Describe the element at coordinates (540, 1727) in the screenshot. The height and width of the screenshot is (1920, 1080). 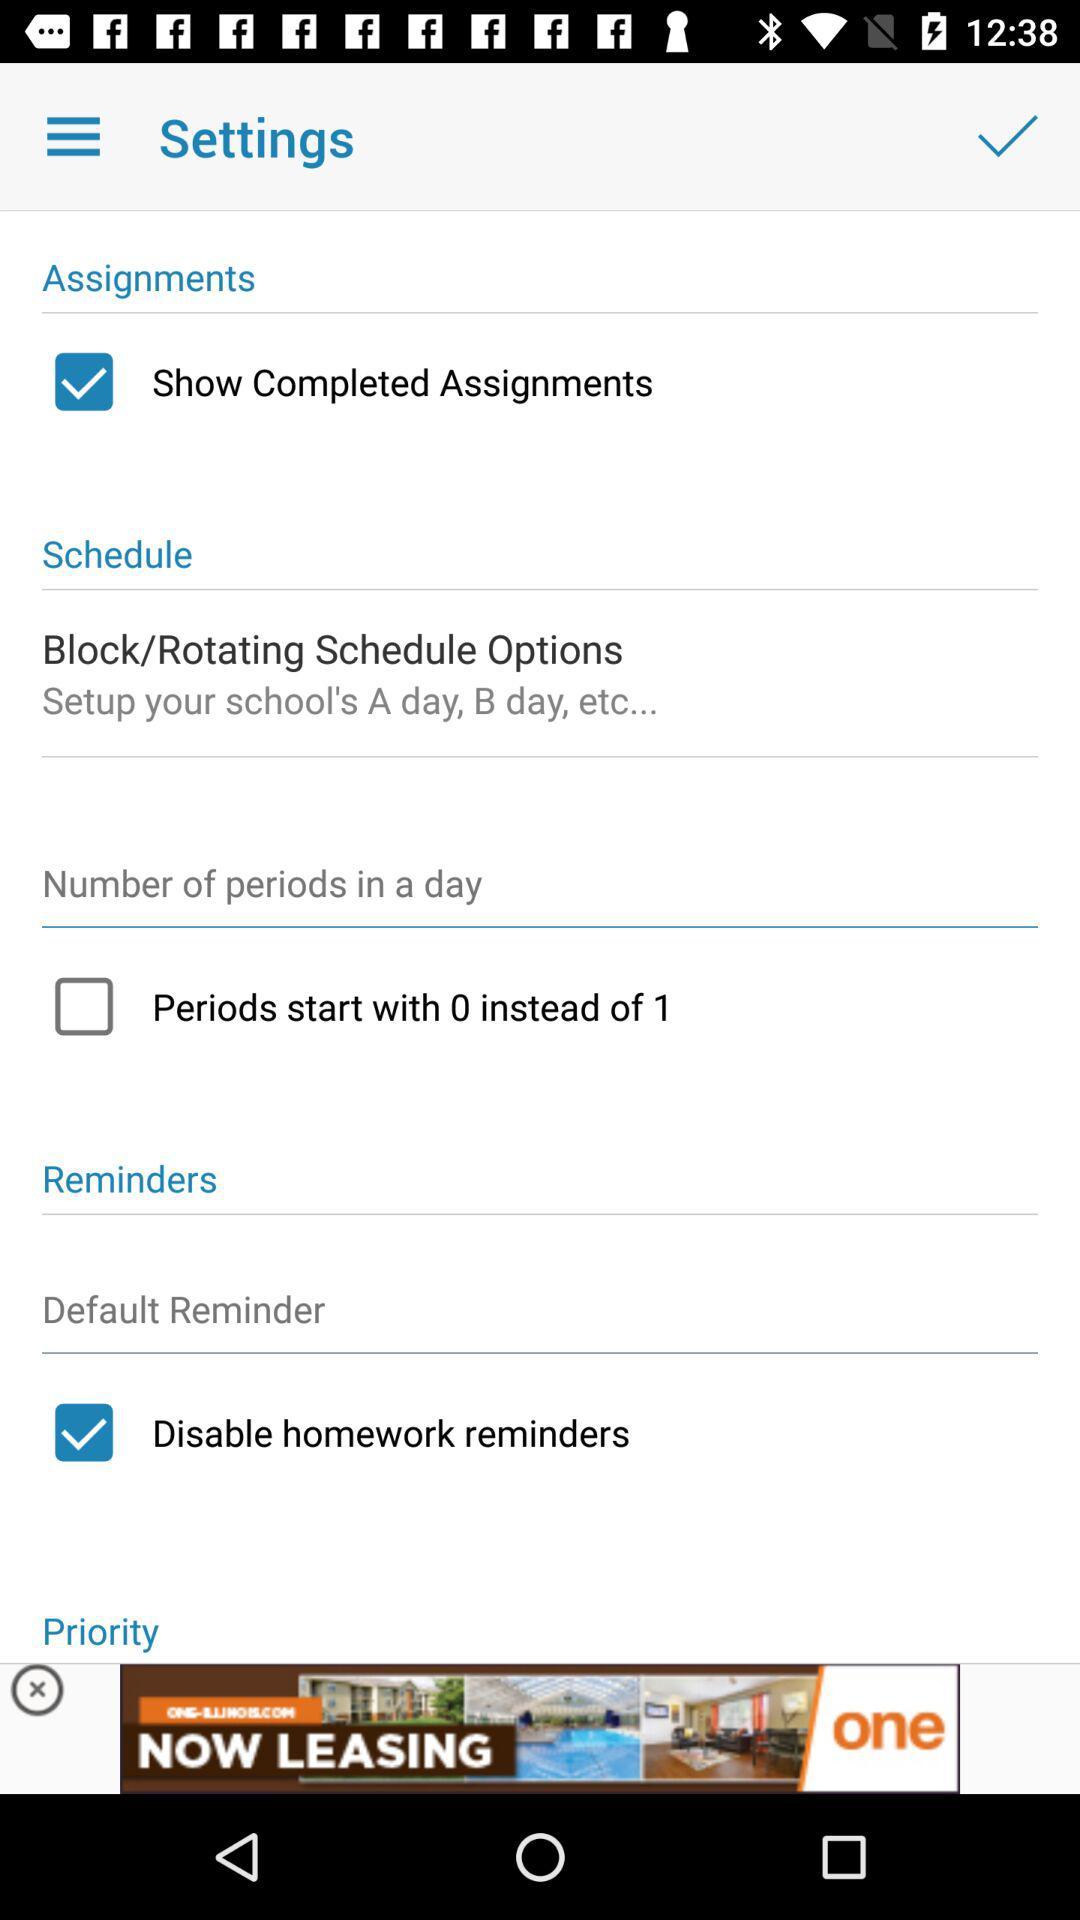
I see `advertisement` at that location.